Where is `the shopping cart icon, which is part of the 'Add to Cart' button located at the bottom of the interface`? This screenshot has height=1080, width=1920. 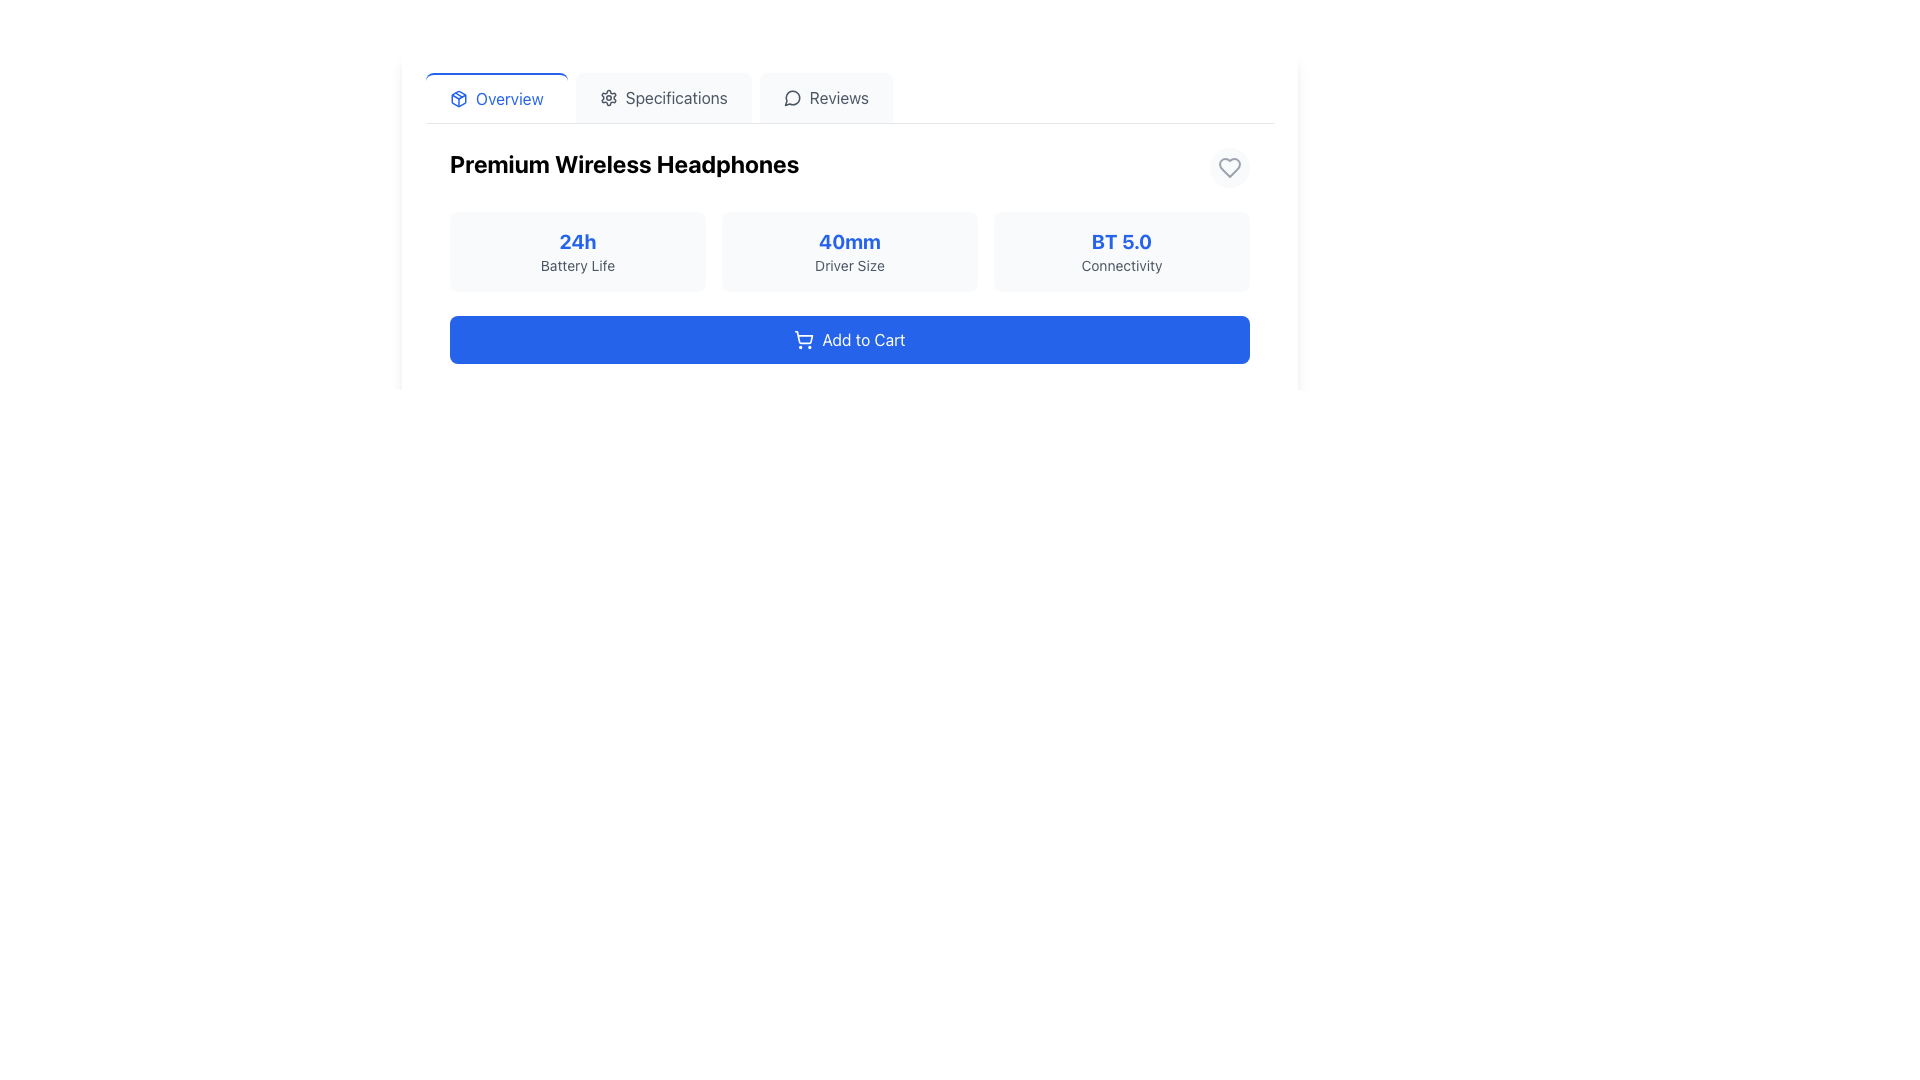 the shopping cart icon, which is part of the 'Add to Cart' button located at the bottom of the interface is located at coordinates (804, 336).